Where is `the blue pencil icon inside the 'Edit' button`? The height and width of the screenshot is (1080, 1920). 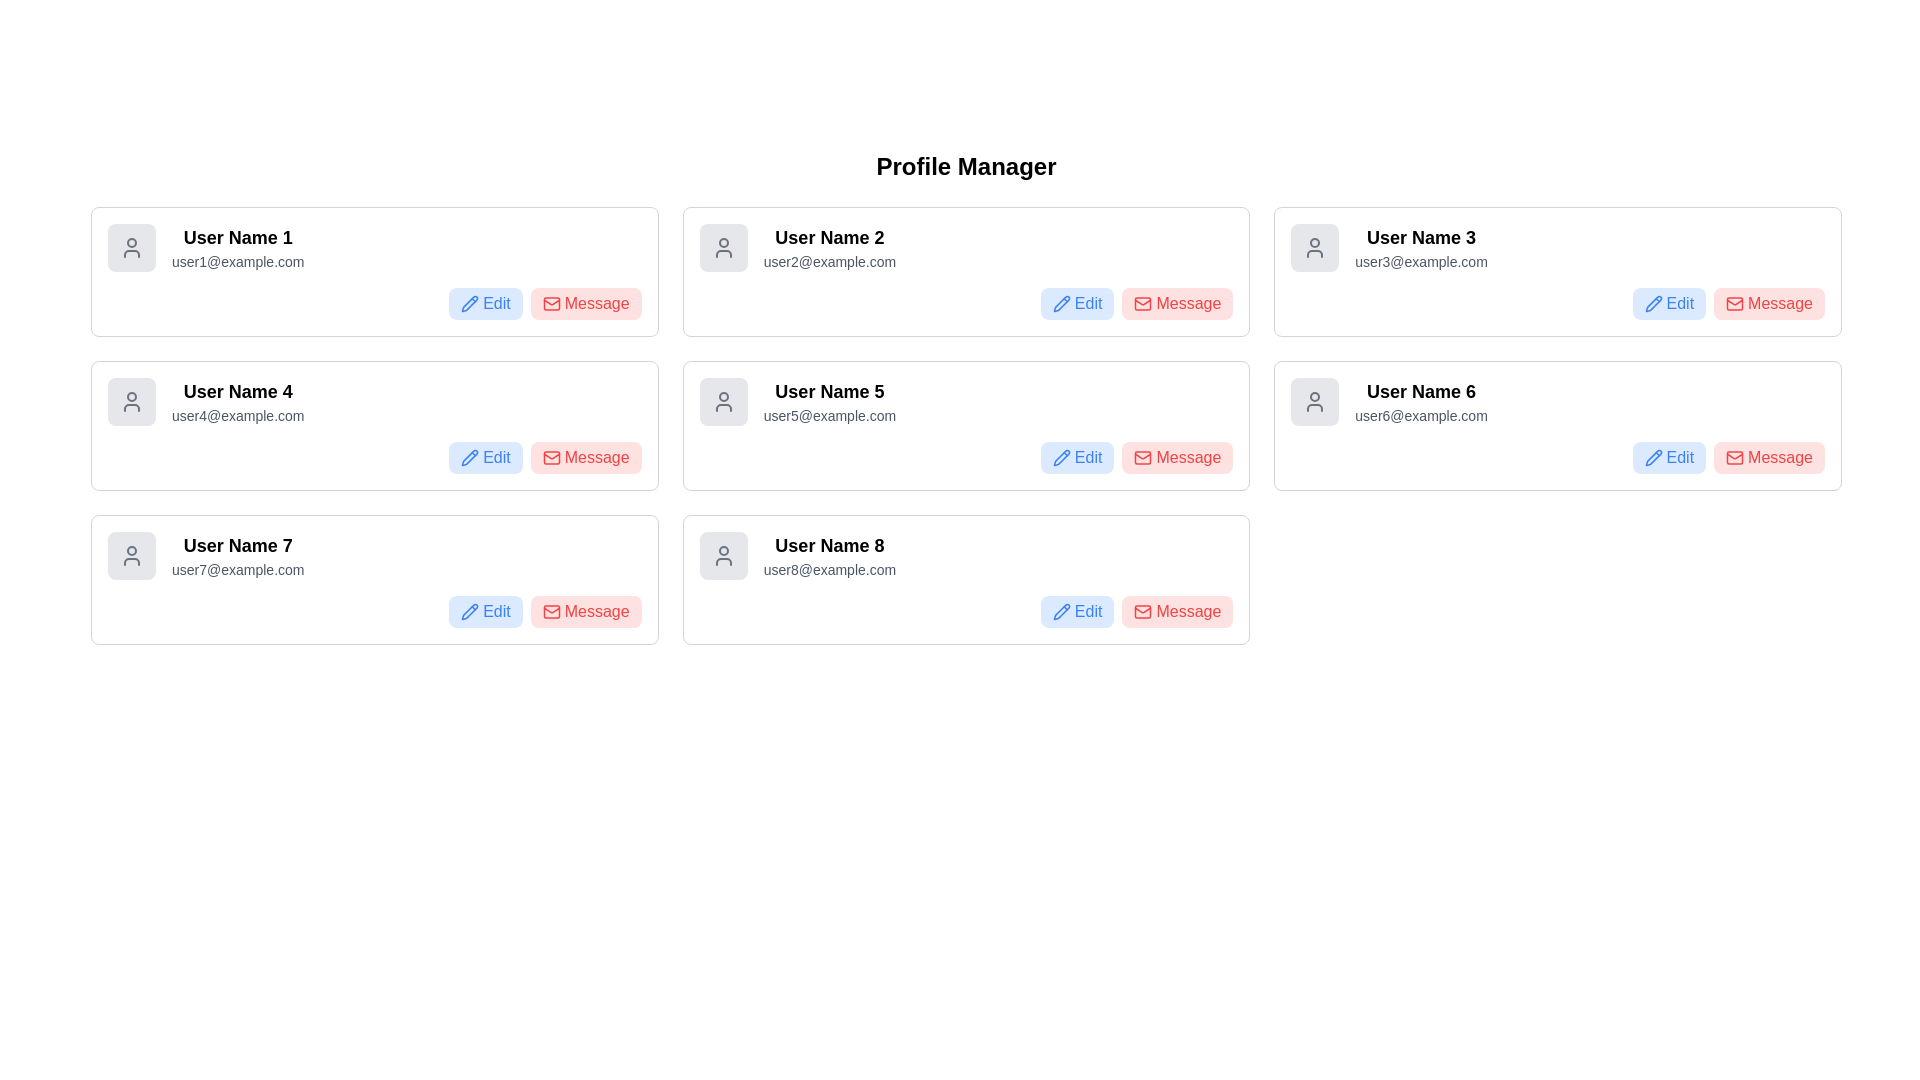
the blue pencil icon inside the 'Edit' button is located at coordinates (1060, 611).